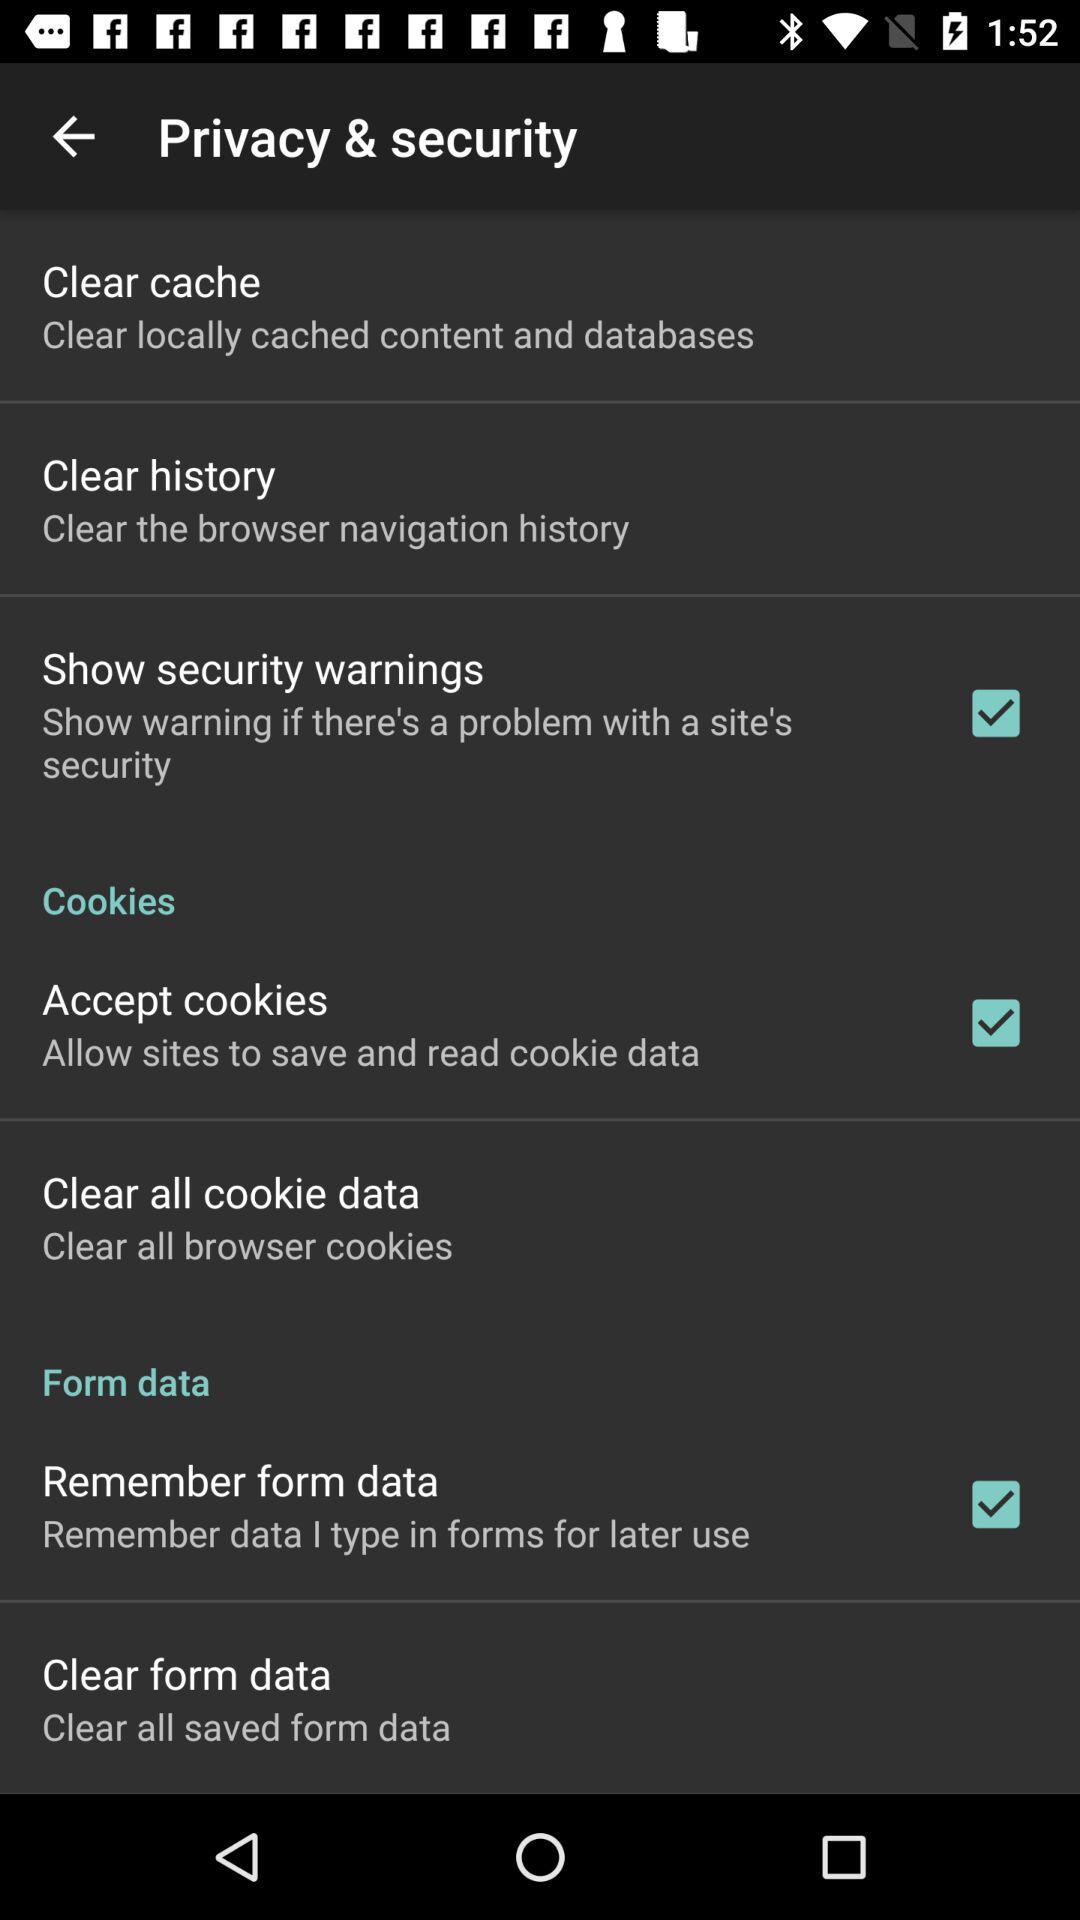 This screenshot has width=1080, height=1920. Describe the element at coordinates (477, 741) in the screenshot. I see `icon above cookies app` at that location.